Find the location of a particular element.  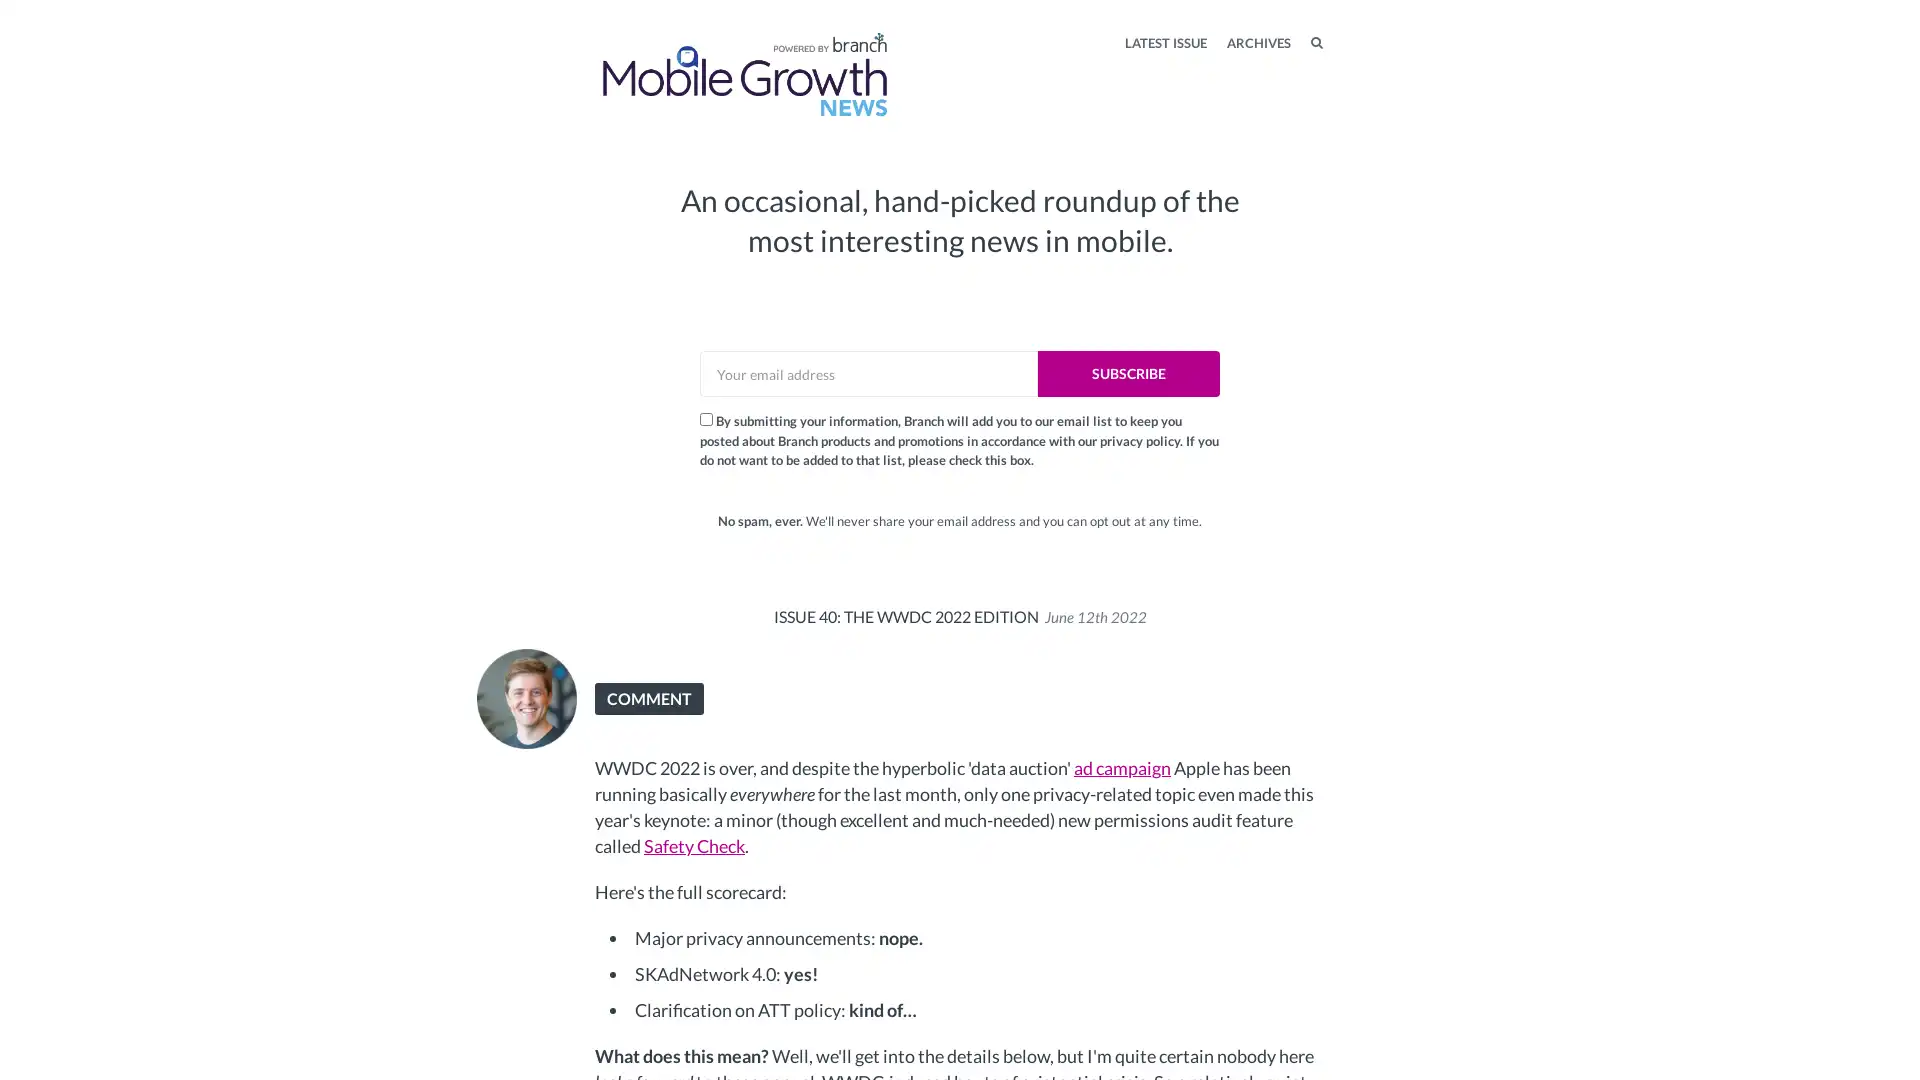

TOGGLE MENU is located at coordinates (598, 4).